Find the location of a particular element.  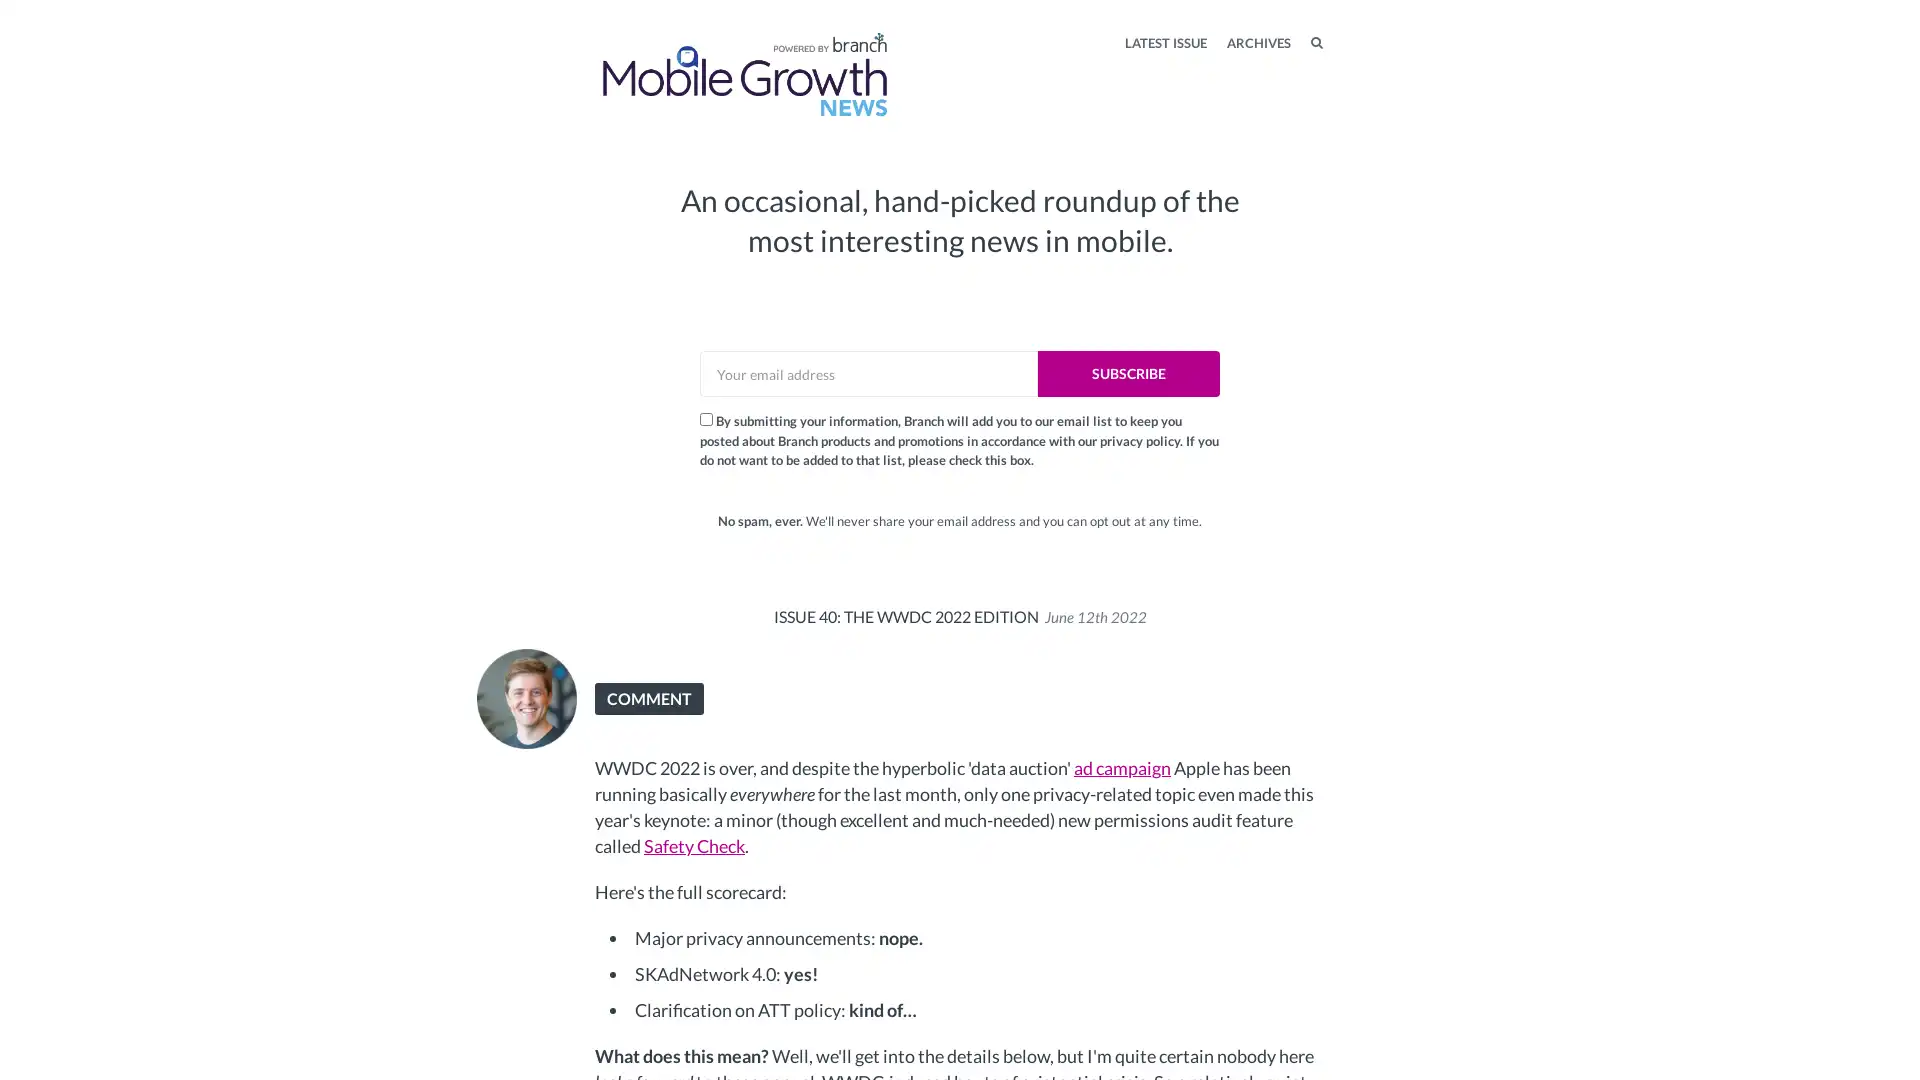

TOGGLE MENU is located at coordinates (598, 4).